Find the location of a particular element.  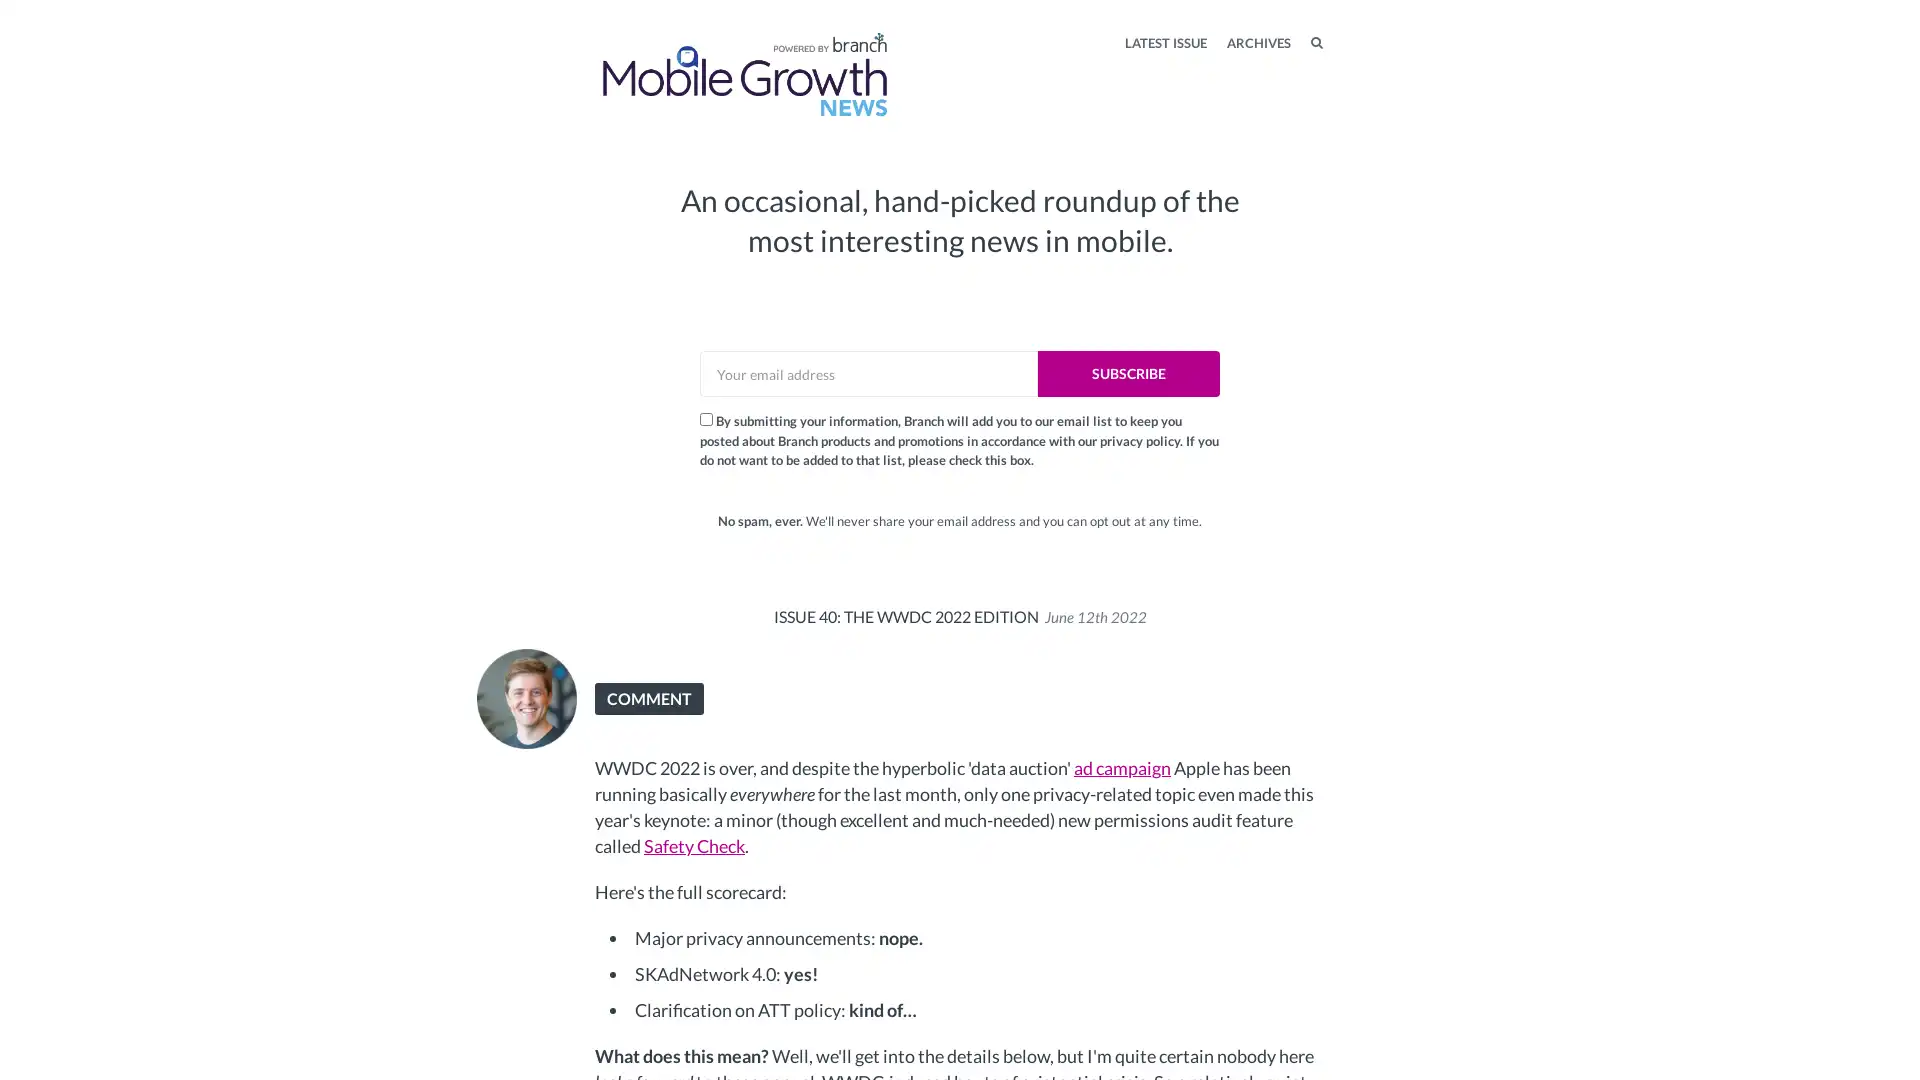

TOGGLE MENU is located at coordinates (598, 4).